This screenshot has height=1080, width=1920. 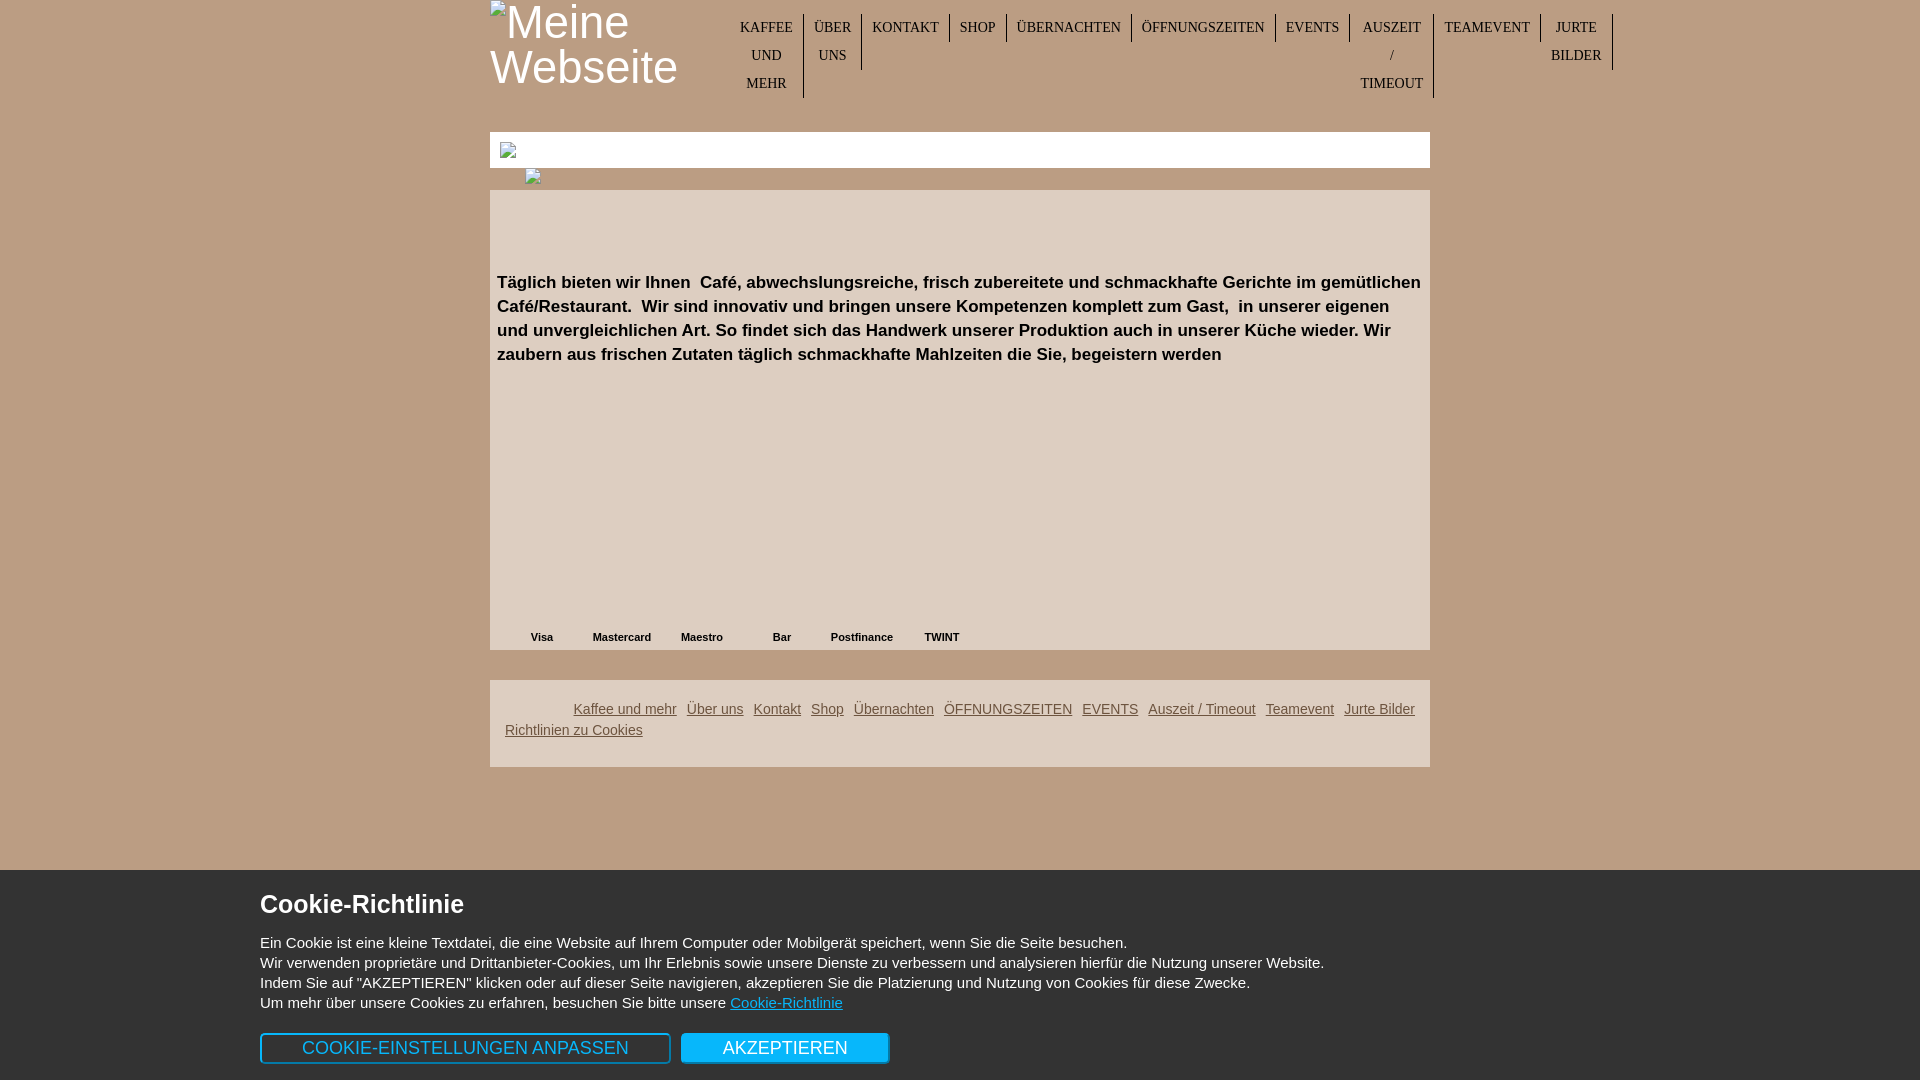 I want to click on 'Auszeit / Timeout', so click(x=1200, y=708).